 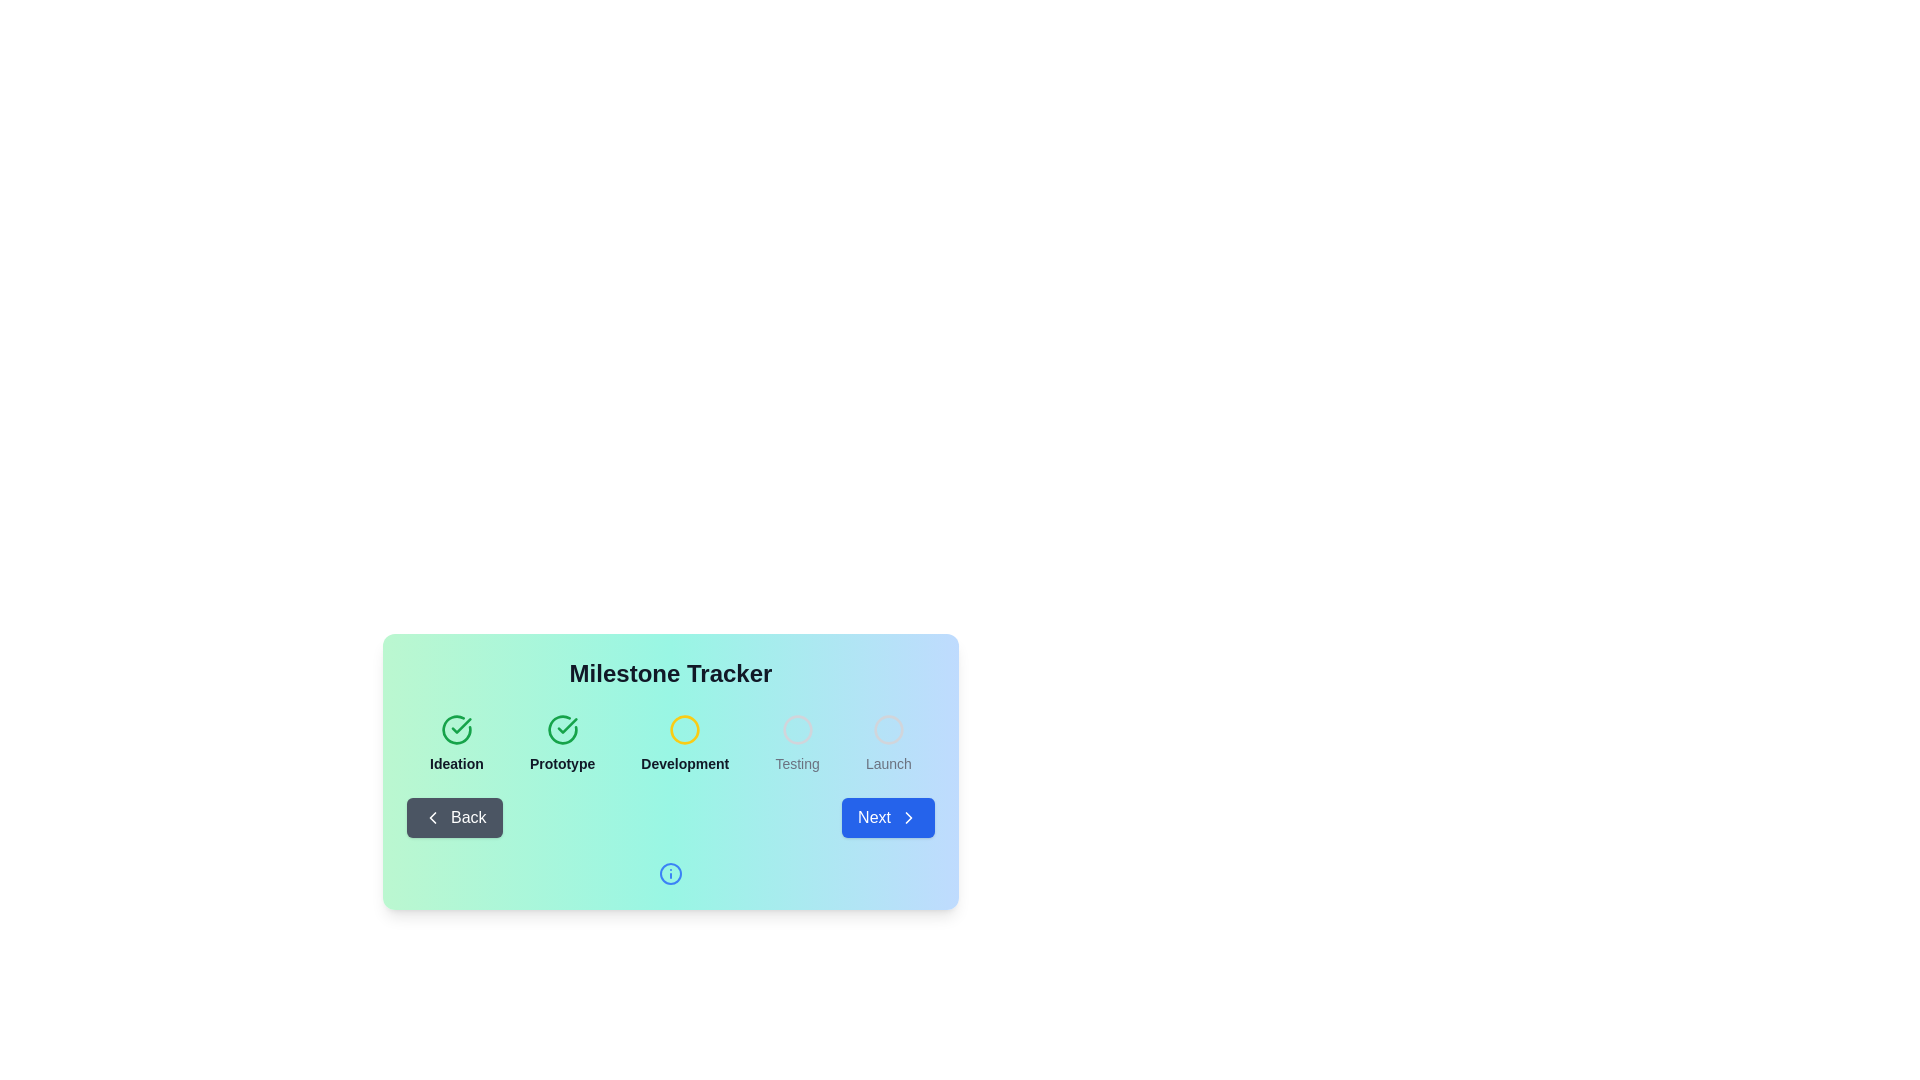 What do you see at coordinates (671, 873) in the screenshot?
I see `the blue-outlined circular area of the vector graphic icon located centrally in the lower section of the milestone tracker interface` at bounding box center [671, 873].